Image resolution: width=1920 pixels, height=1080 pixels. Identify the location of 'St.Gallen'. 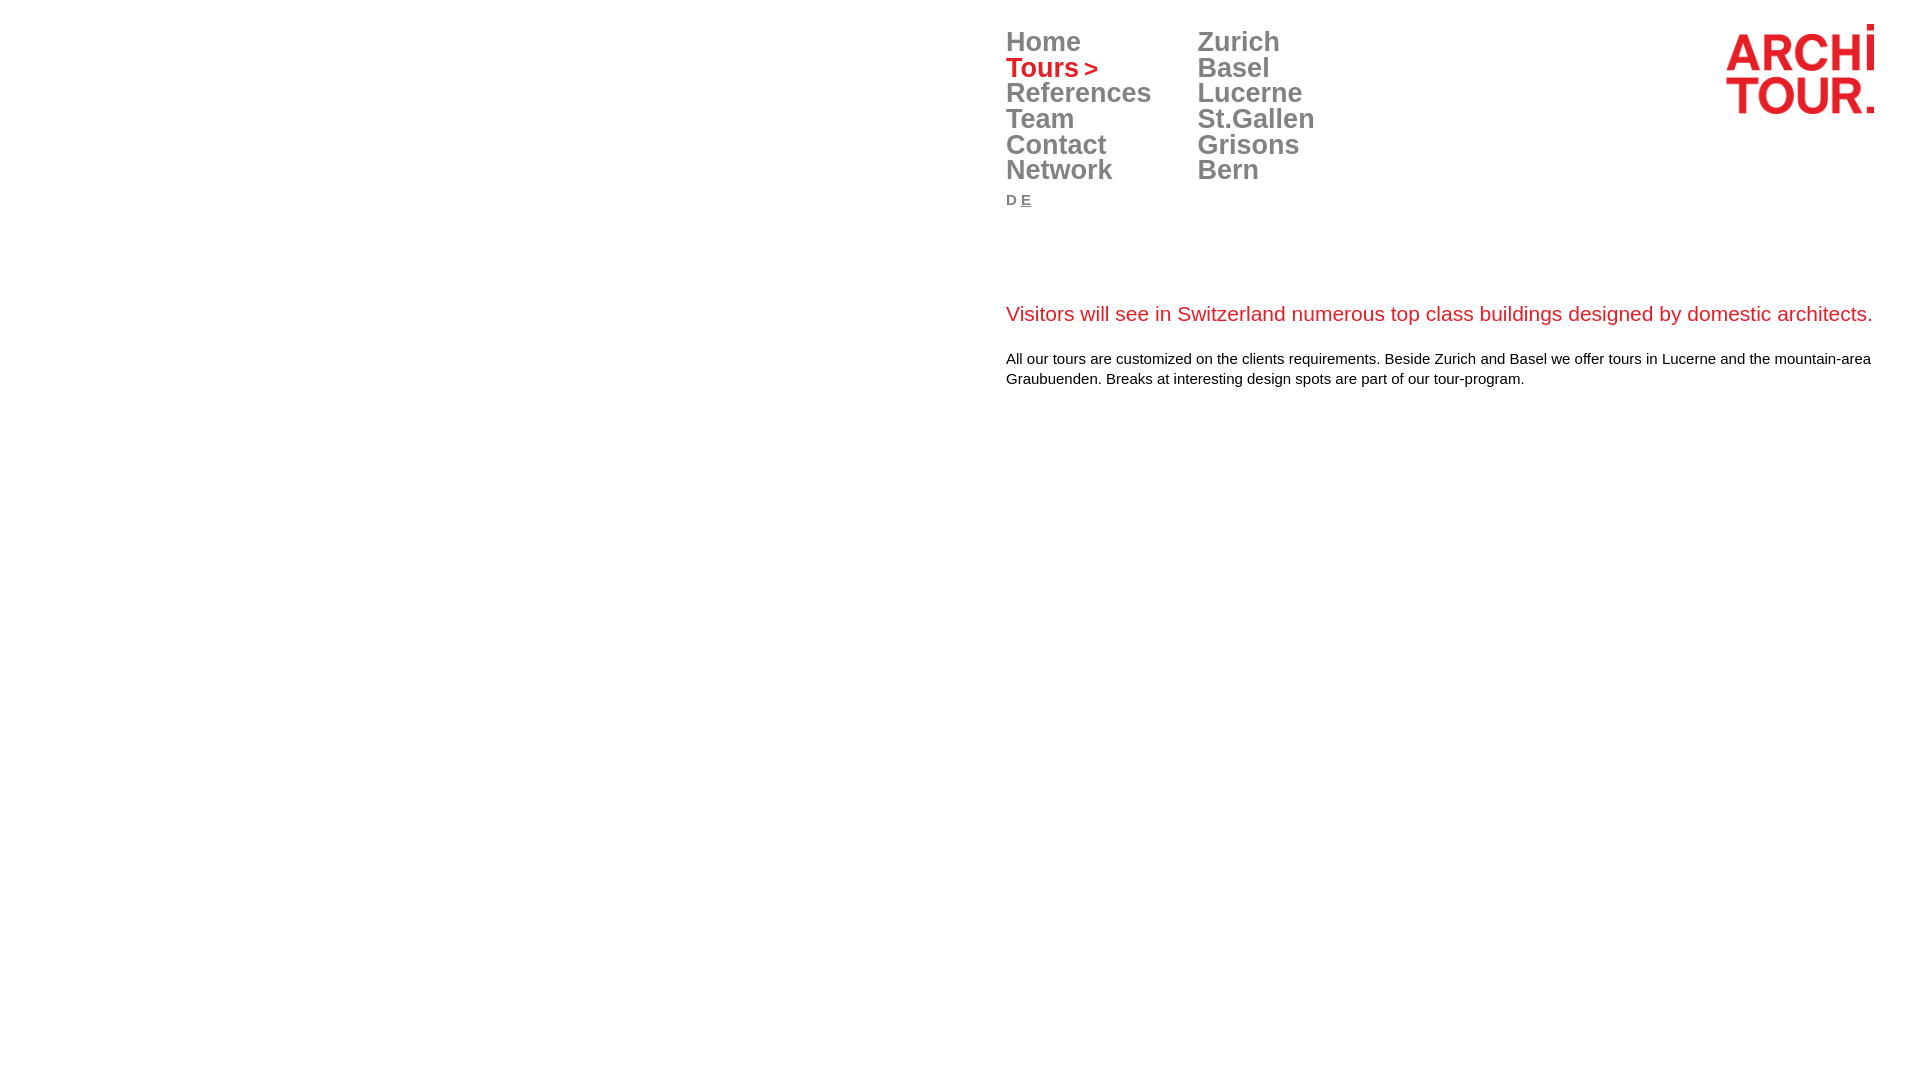
(1255, 119).